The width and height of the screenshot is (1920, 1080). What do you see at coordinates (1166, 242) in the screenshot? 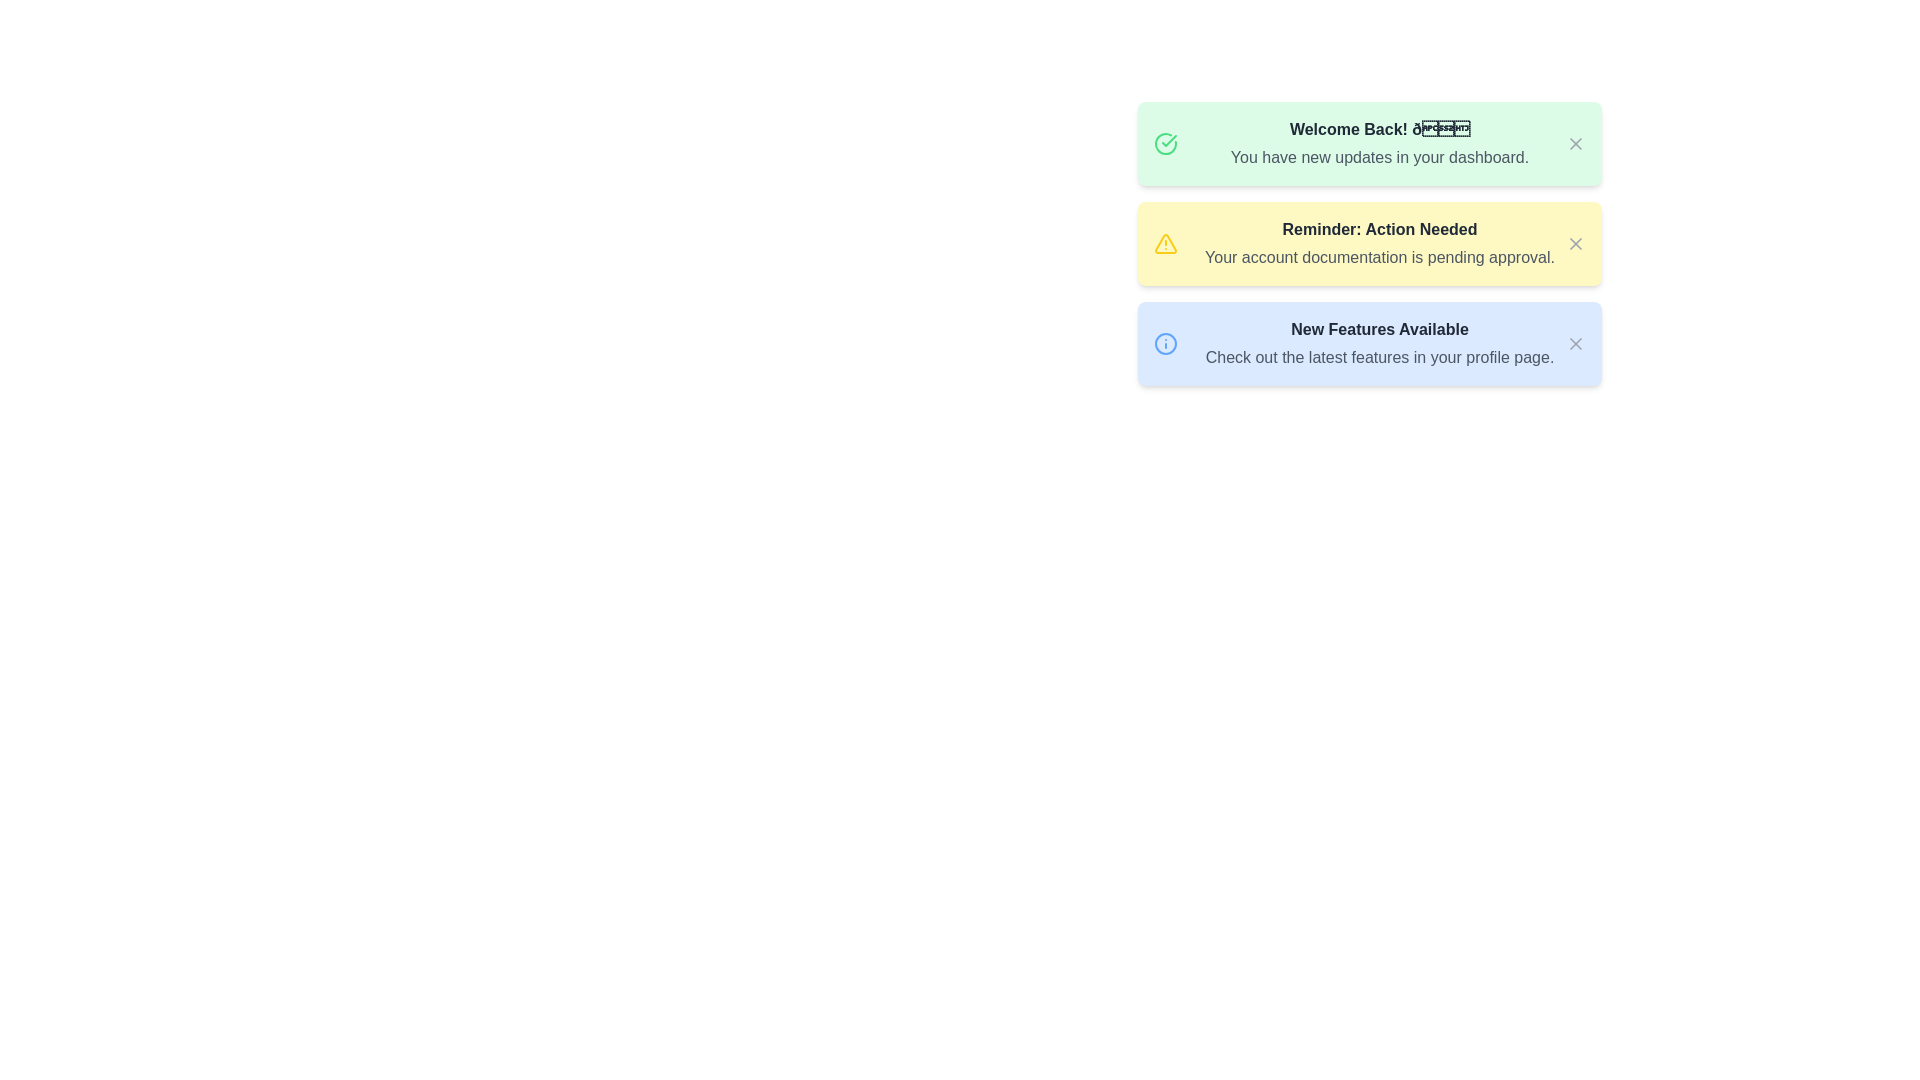
I see `the triangular warning icon with a yellow border, which contains an exclamation mark and is located beside the title text 'Reminder: Action Needed'` at bounding box center [1166, 242].